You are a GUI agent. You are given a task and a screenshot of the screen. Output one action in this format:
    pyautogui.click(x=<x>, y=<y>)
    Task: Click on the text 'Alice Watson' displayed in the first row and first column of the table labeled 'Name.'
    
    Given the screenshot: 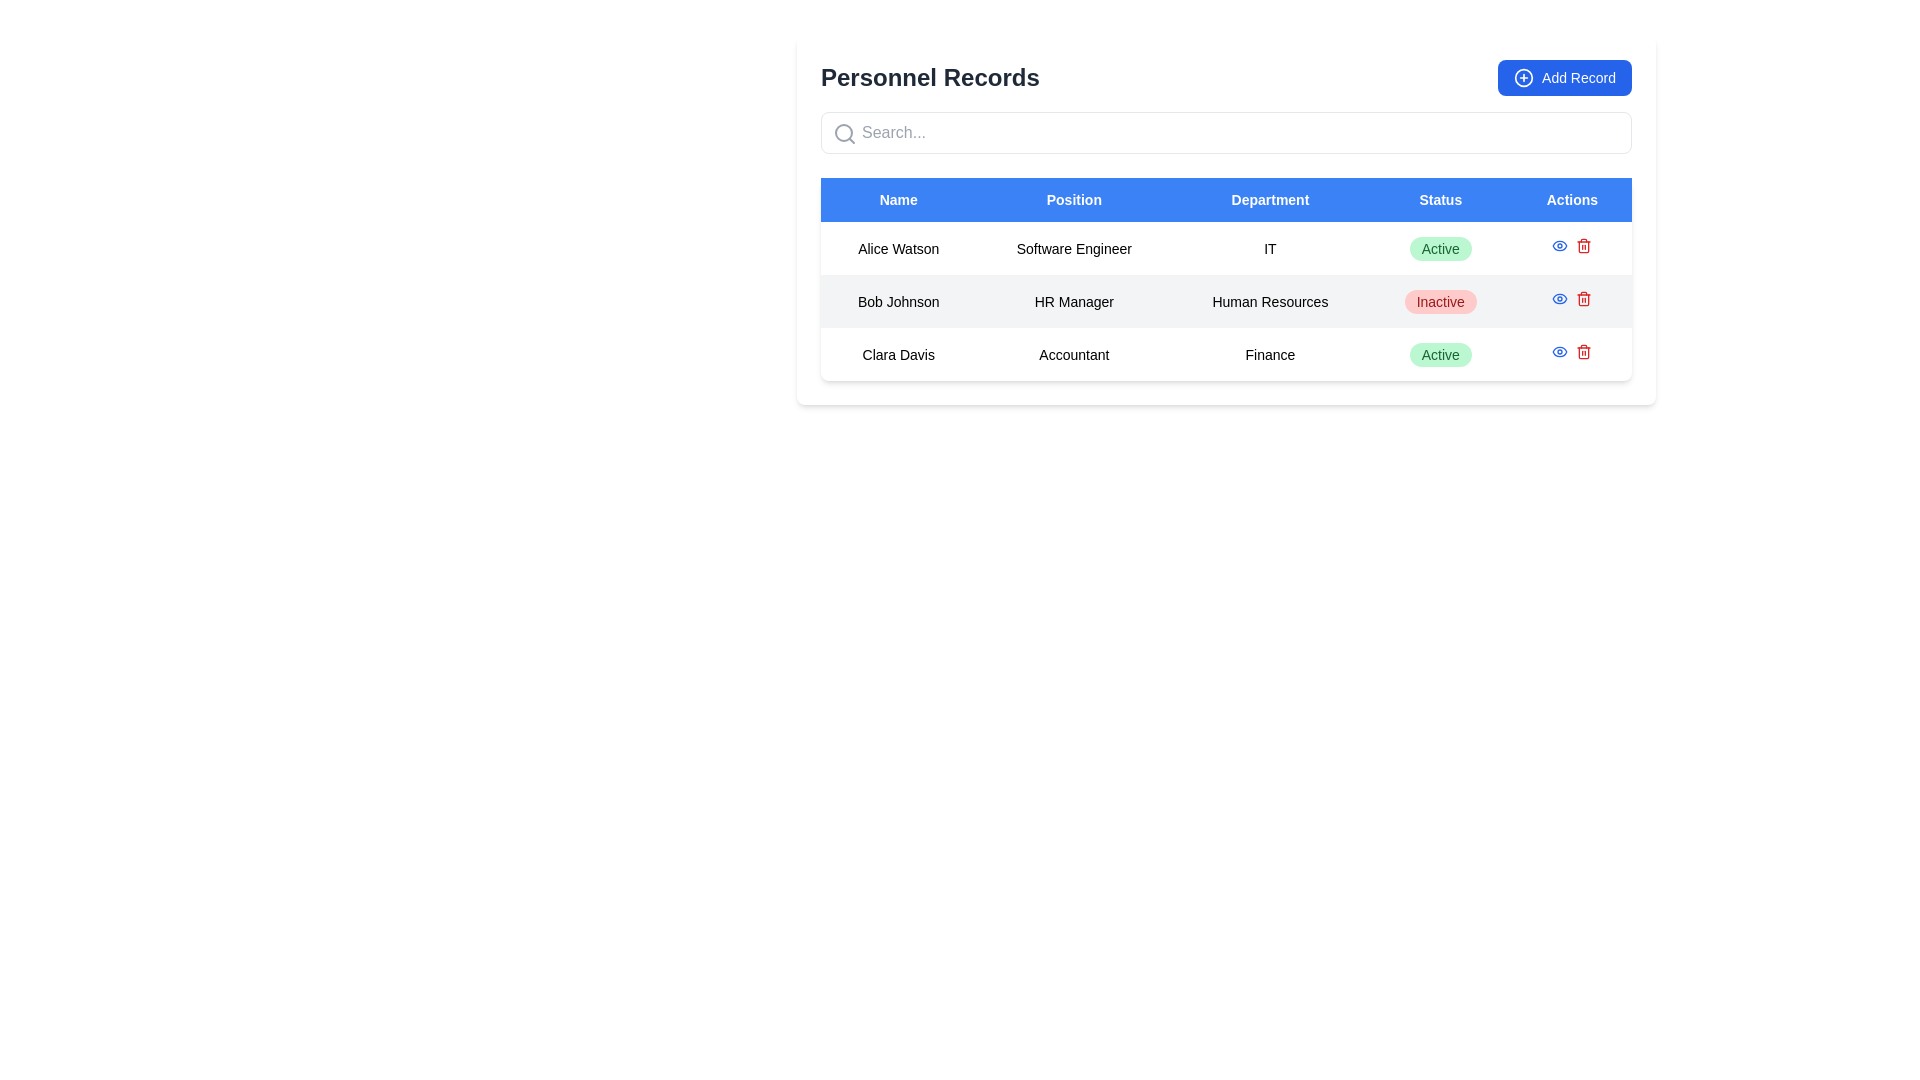 What is the action you would take?
    pyautogui.click(x=897, y=247)
    